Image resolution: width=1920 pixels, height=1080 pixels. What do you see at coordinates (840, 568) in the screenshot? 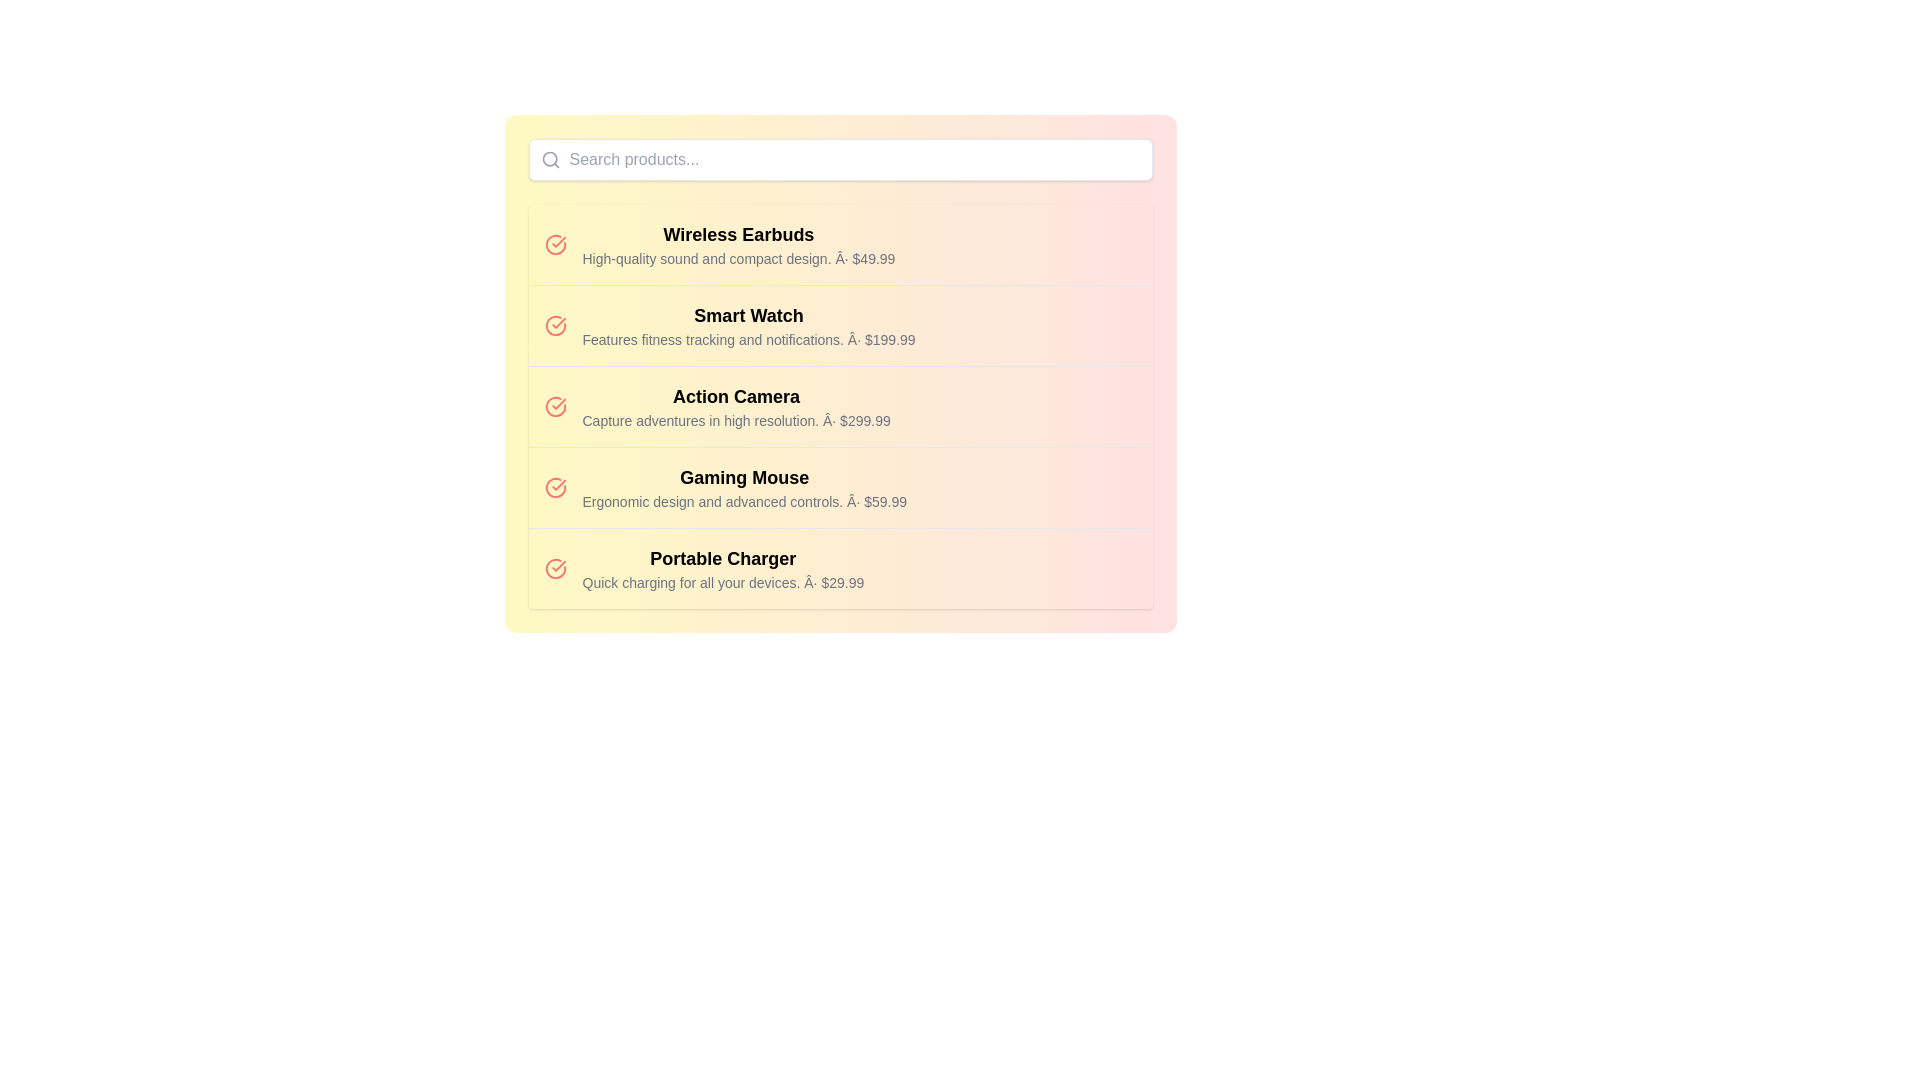
I see `the list item representing the product 'Portable Charger', which includes a checkmark icon on the left and a description stating 'Quick charging for all your devices. · $29.99'. This element is the fifth item in a vertically stacked list` at bounding box center [840, 568].